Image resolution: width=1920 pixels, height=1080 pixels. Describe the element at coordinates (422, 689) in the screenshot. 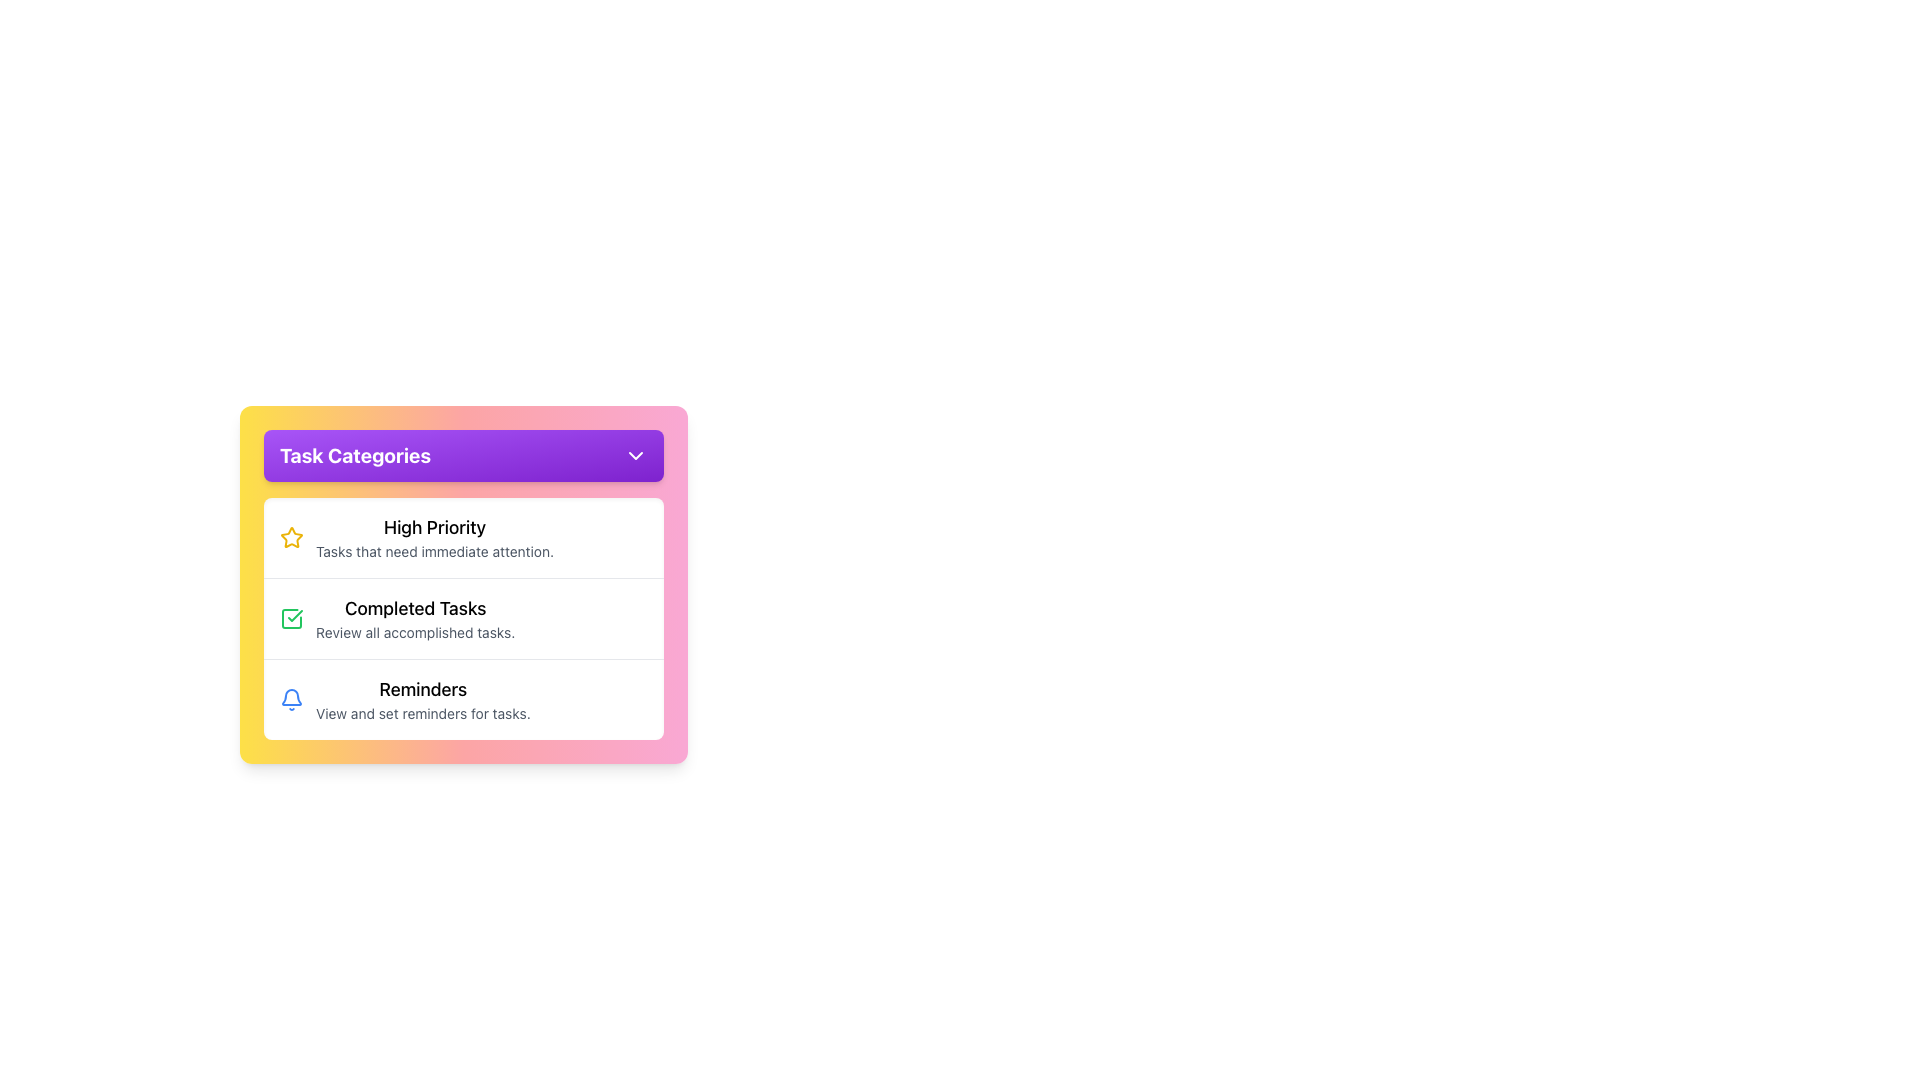

I see `the bold, black 'Reminders' text label that serves as the primary title in the reminders section` at that location.